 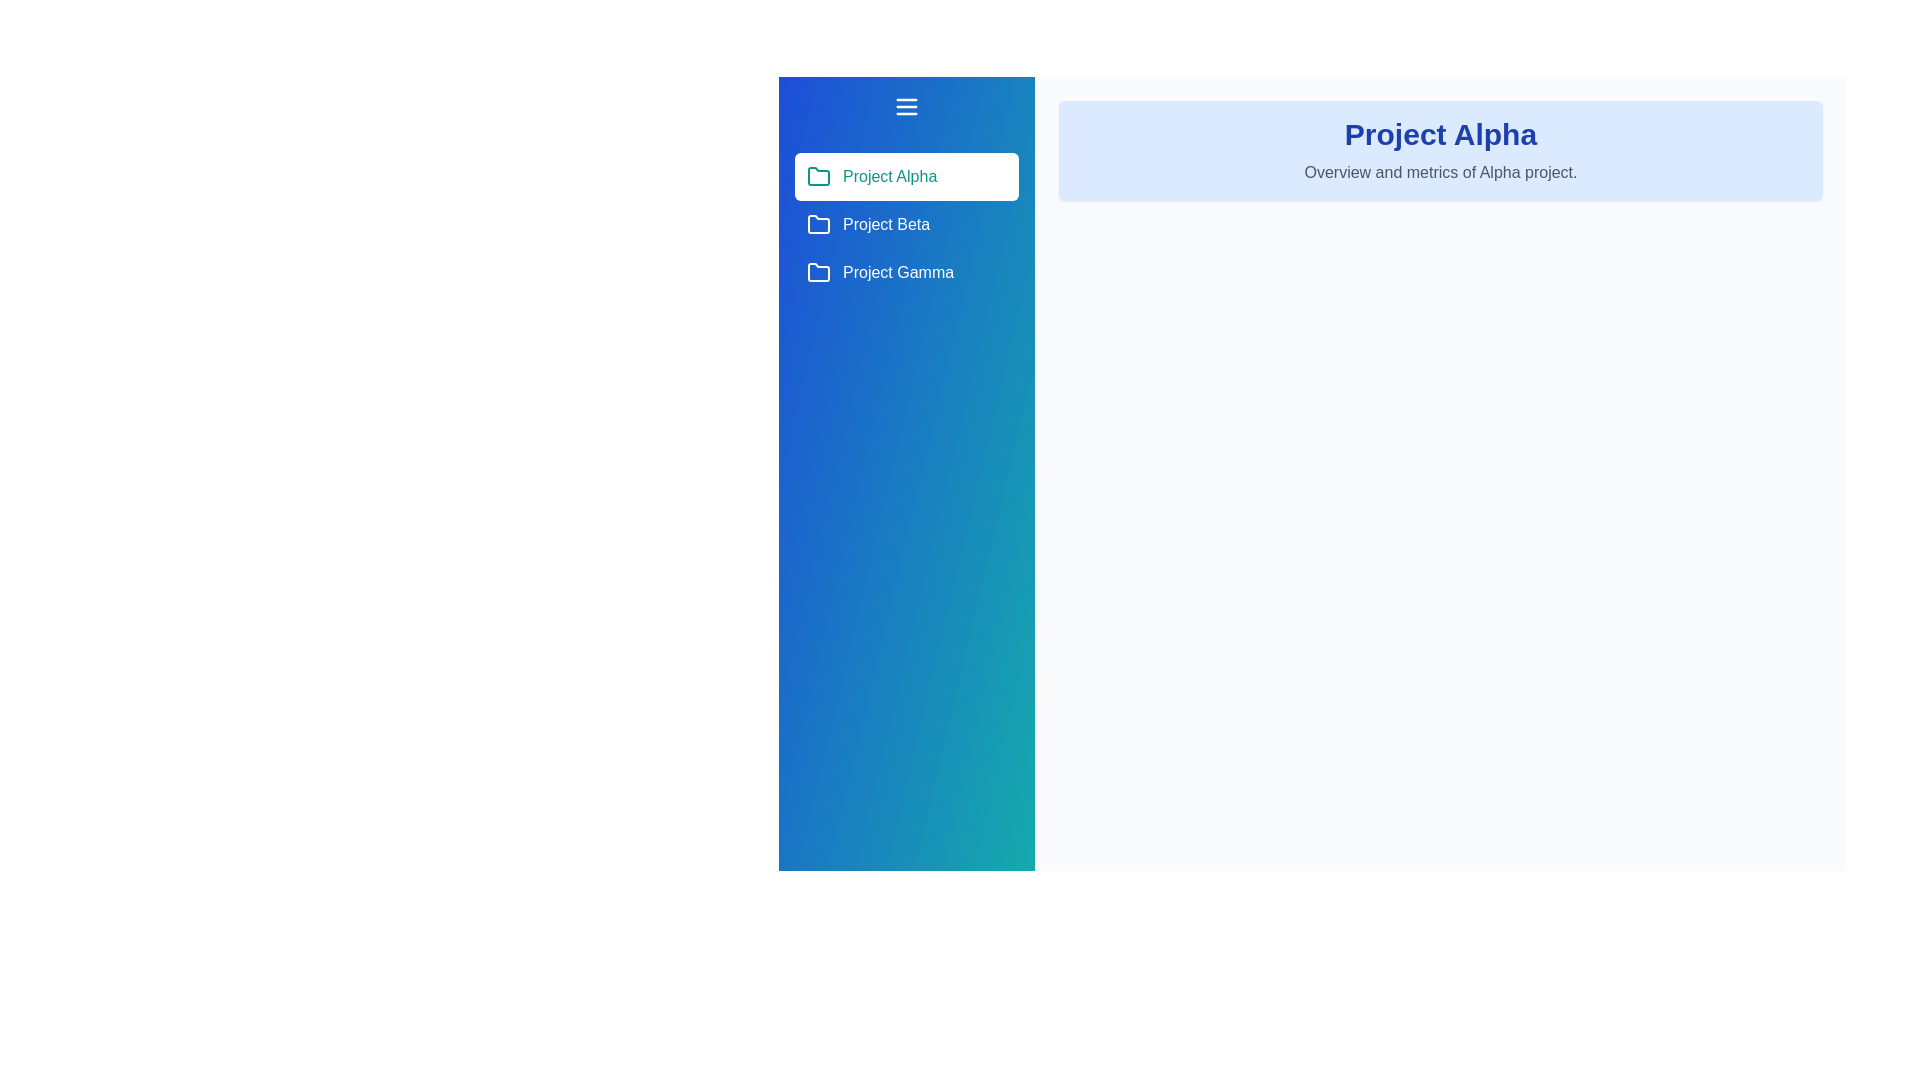 I want to click on the project name Project Alpha in the sidebar to select it, so click(x=906, y=176).